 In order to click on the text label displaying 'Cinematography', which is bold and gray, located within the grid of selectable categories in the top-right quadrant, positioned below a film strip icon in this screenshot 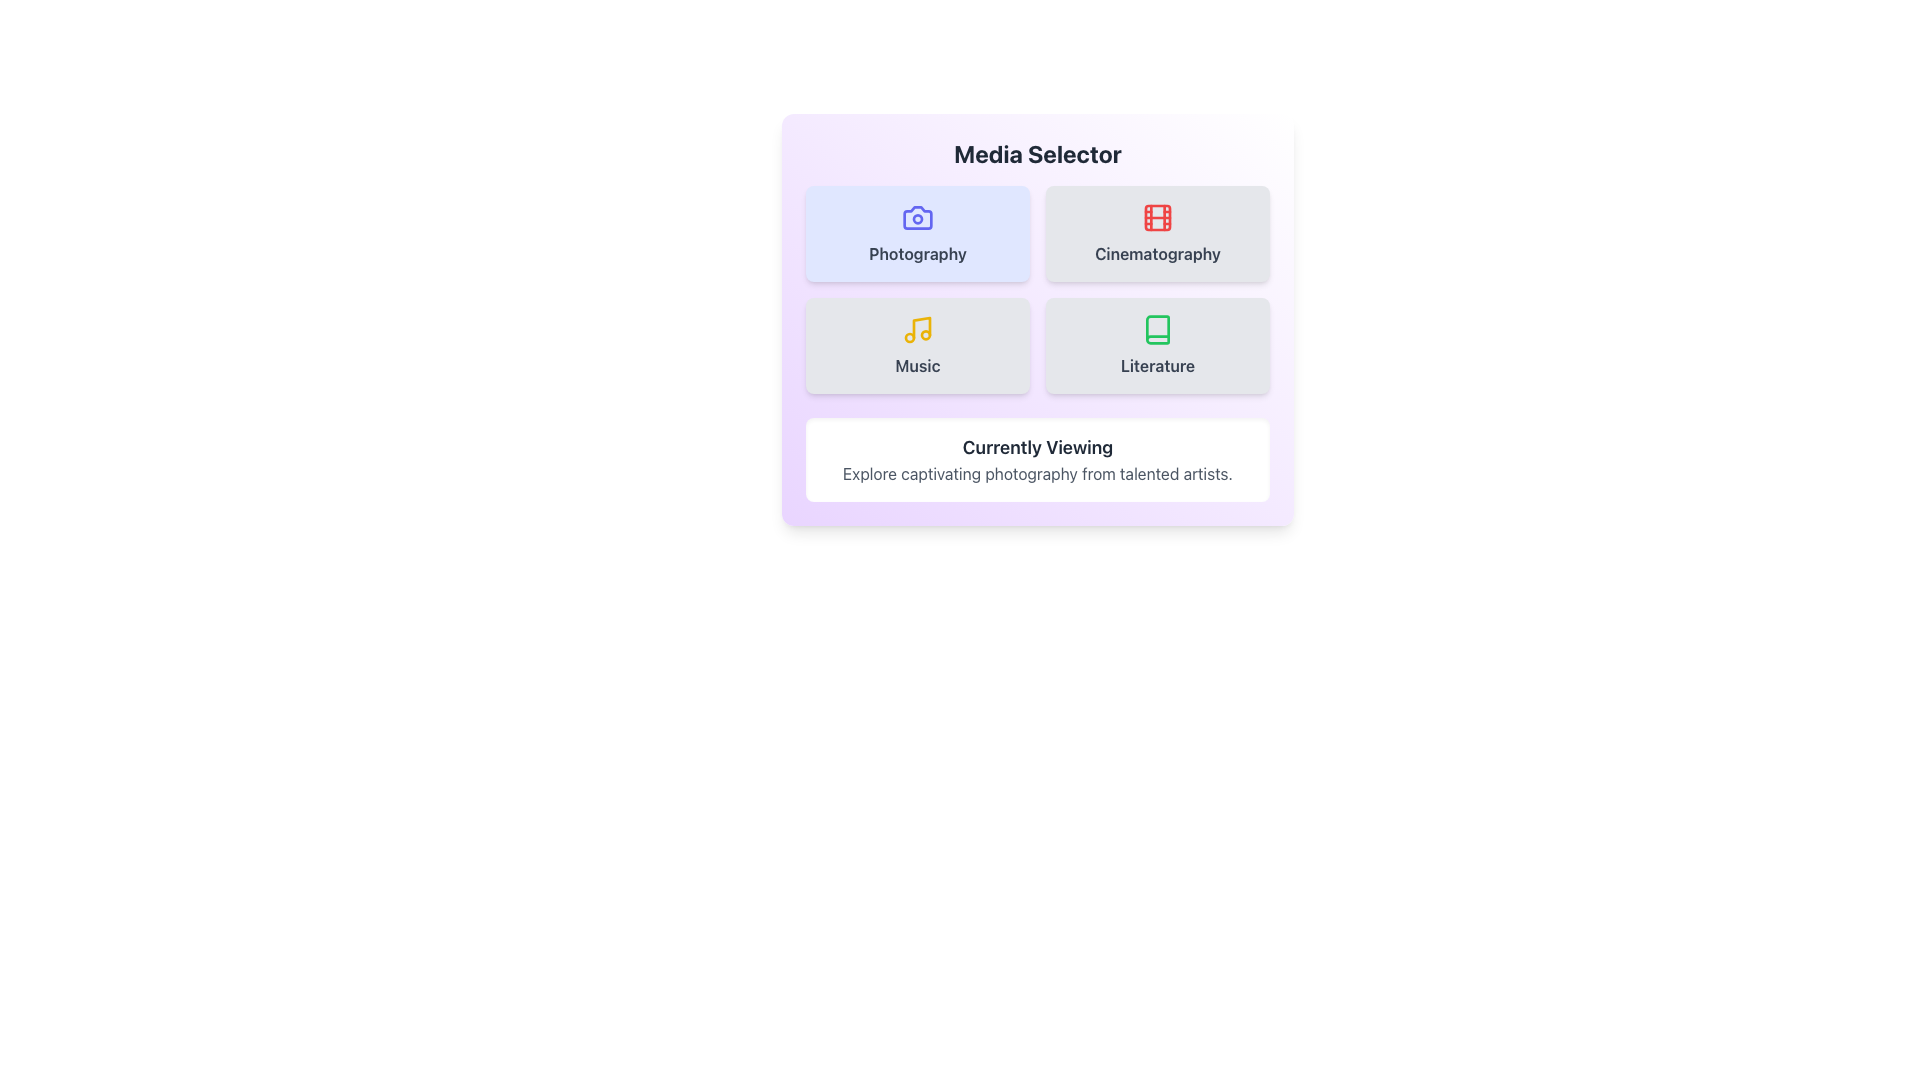, I will do `click(1157, 253)`.